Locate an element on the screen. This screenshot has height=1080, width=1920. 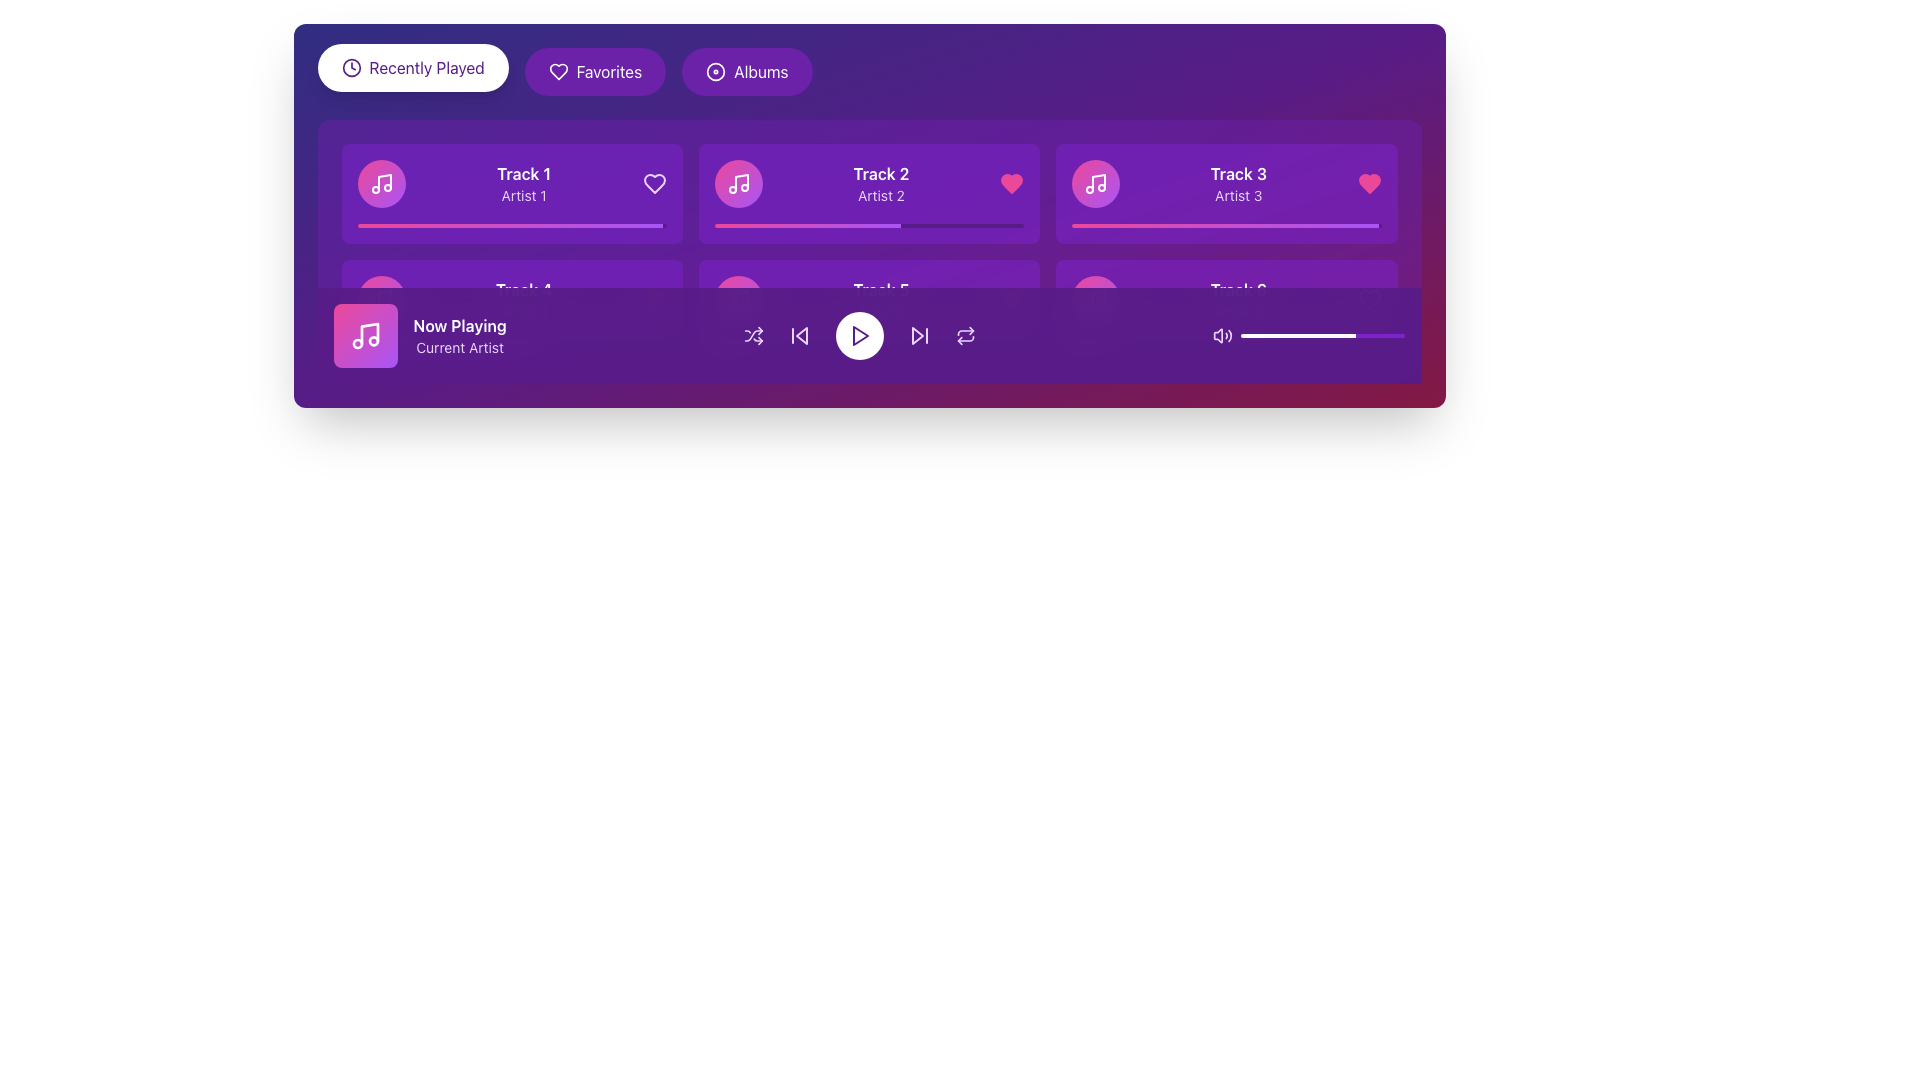
the white musical note icon located in the top-left corner of the card labeled 'Track 3', which is positioned in the second column of the top row within the grid of cards, surrounded by a circular gradient background is located at coordinates (1095, 184).